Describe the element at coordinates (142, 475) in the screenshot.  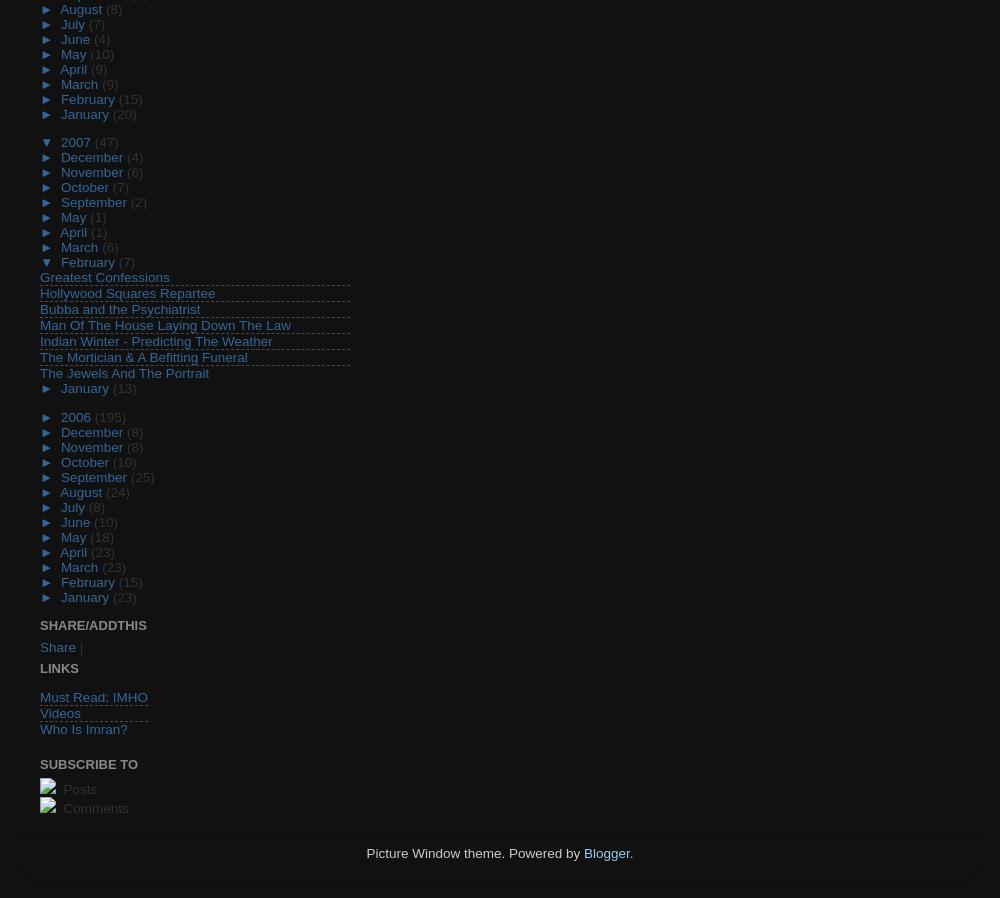
I see `'(25)'` at that location.